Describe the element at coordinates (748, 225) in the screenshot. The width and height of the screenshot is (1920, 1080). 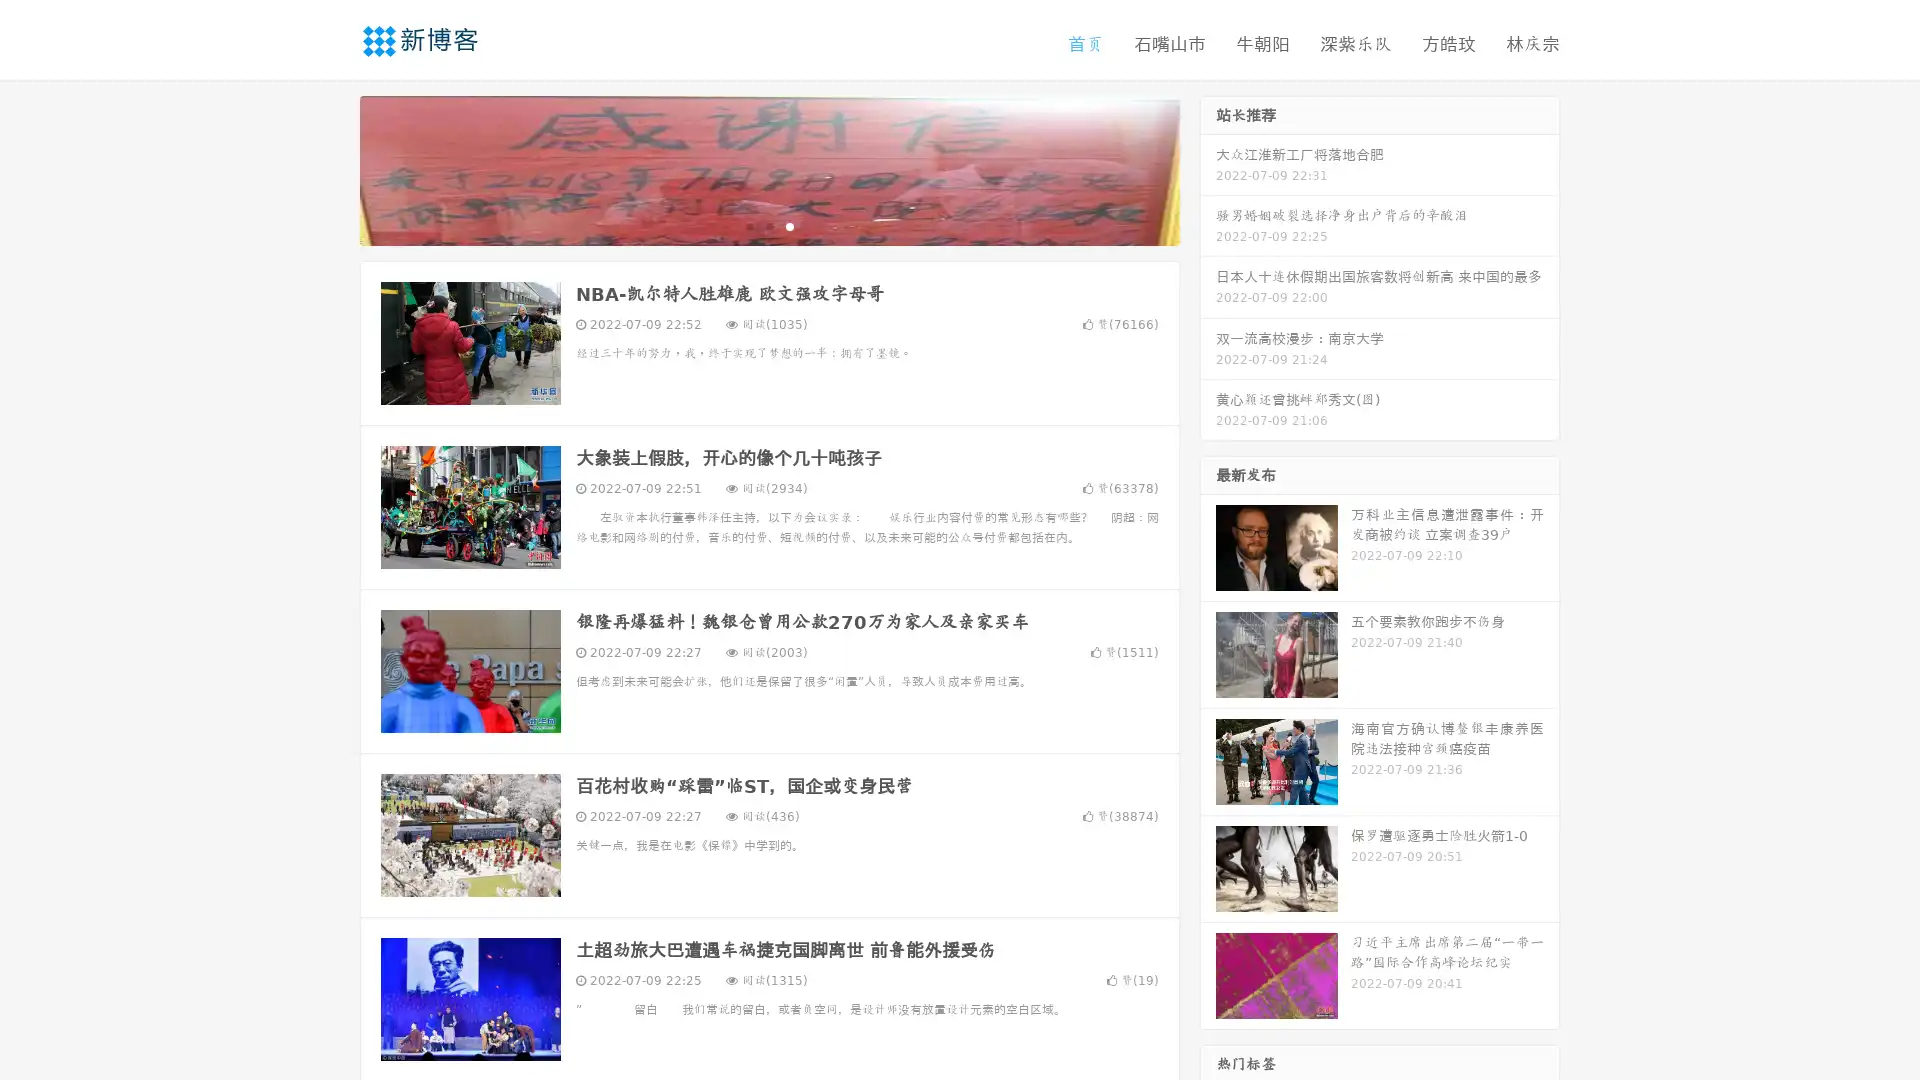
I see `Go to slide 1` at that location.